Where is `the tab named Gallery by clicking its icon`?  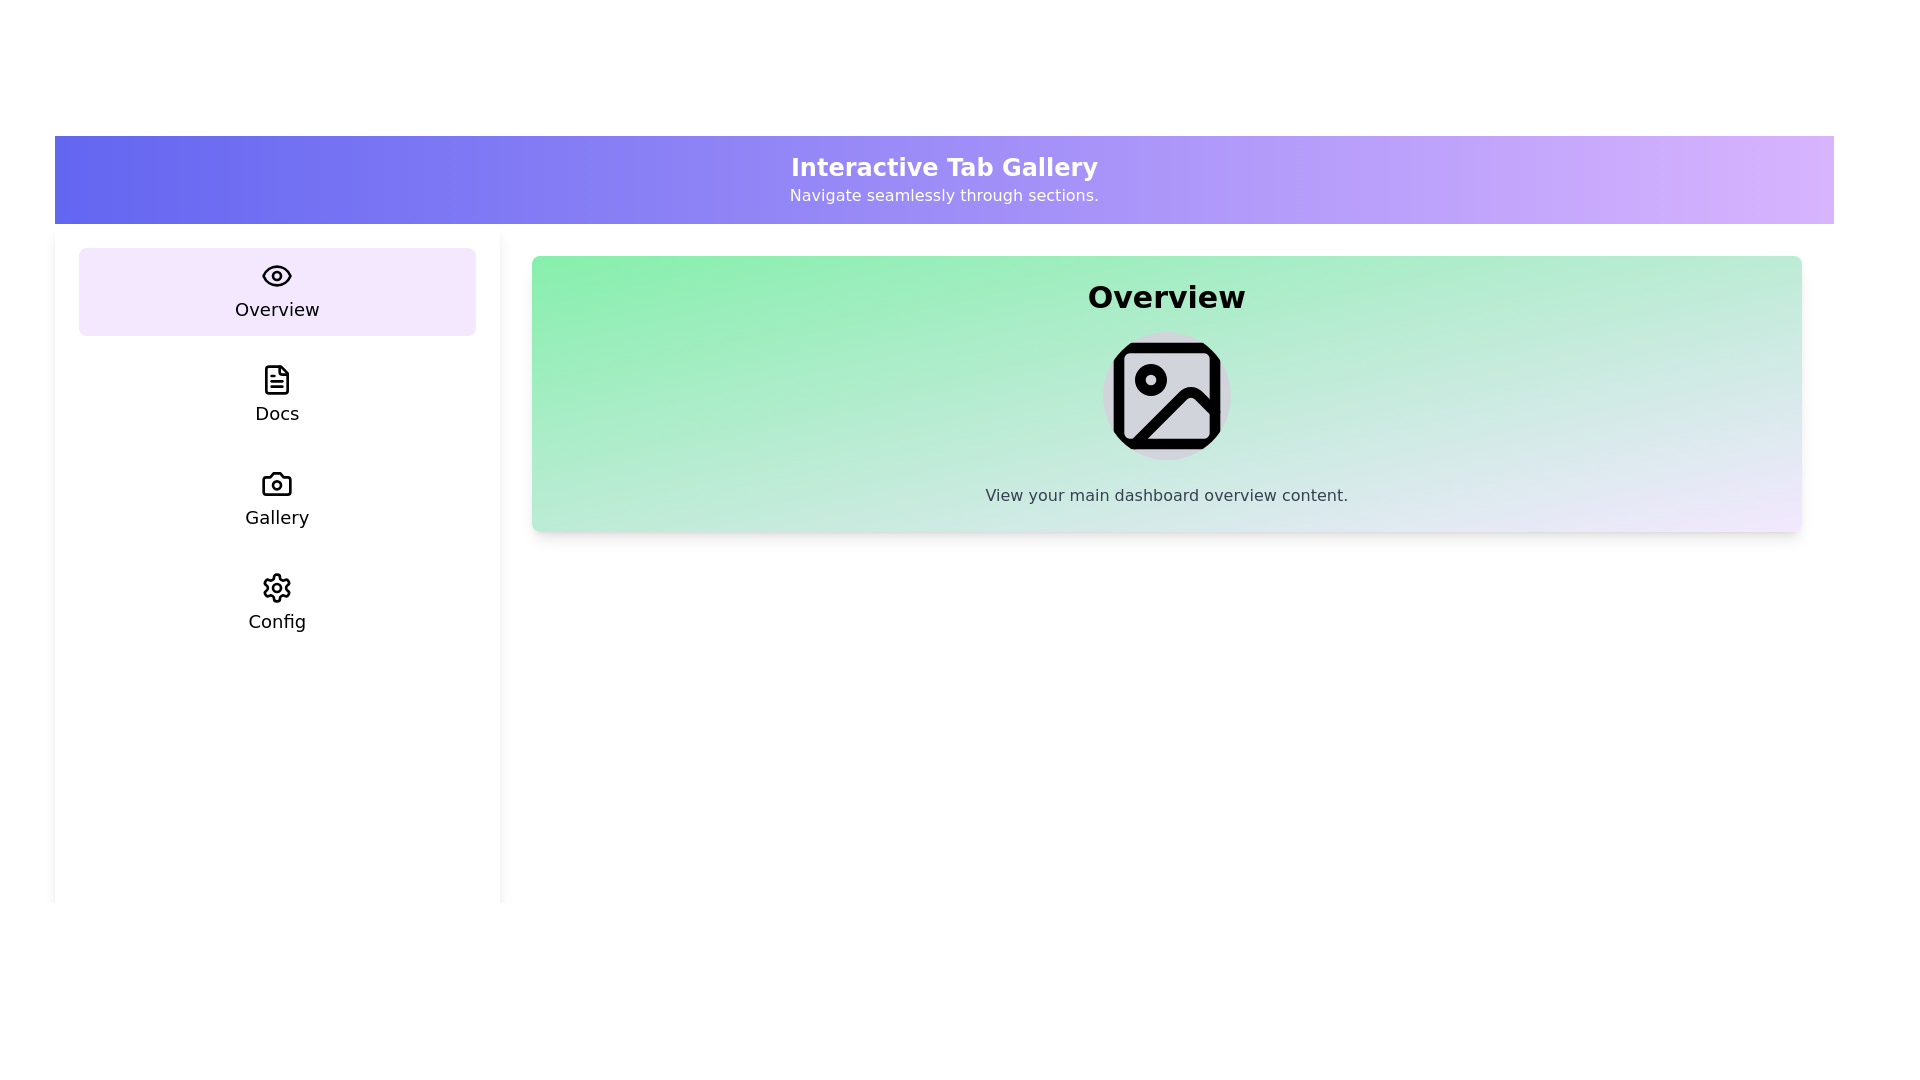
the tab named Gallery by clicking its icon is located at coordinates (276, 499).